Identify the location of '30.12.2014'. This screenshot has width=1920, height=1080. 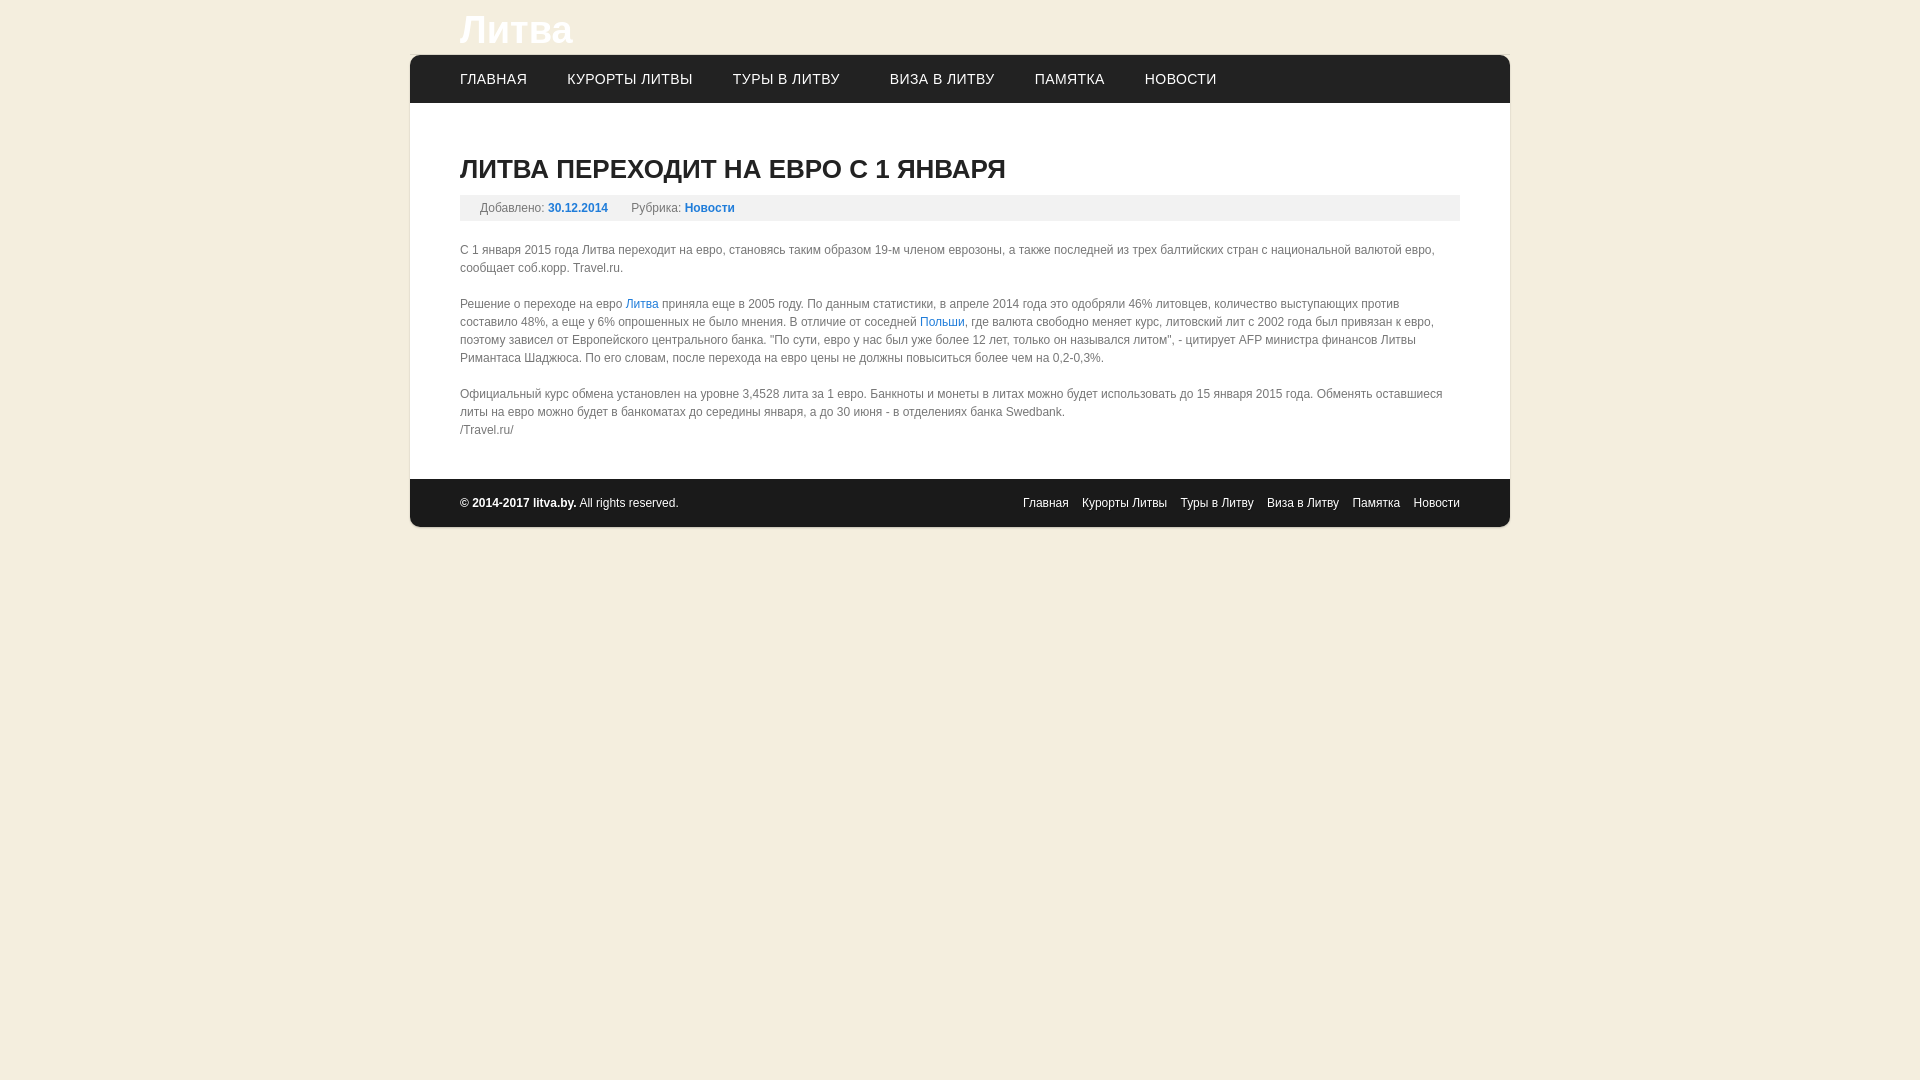
(576, 208).